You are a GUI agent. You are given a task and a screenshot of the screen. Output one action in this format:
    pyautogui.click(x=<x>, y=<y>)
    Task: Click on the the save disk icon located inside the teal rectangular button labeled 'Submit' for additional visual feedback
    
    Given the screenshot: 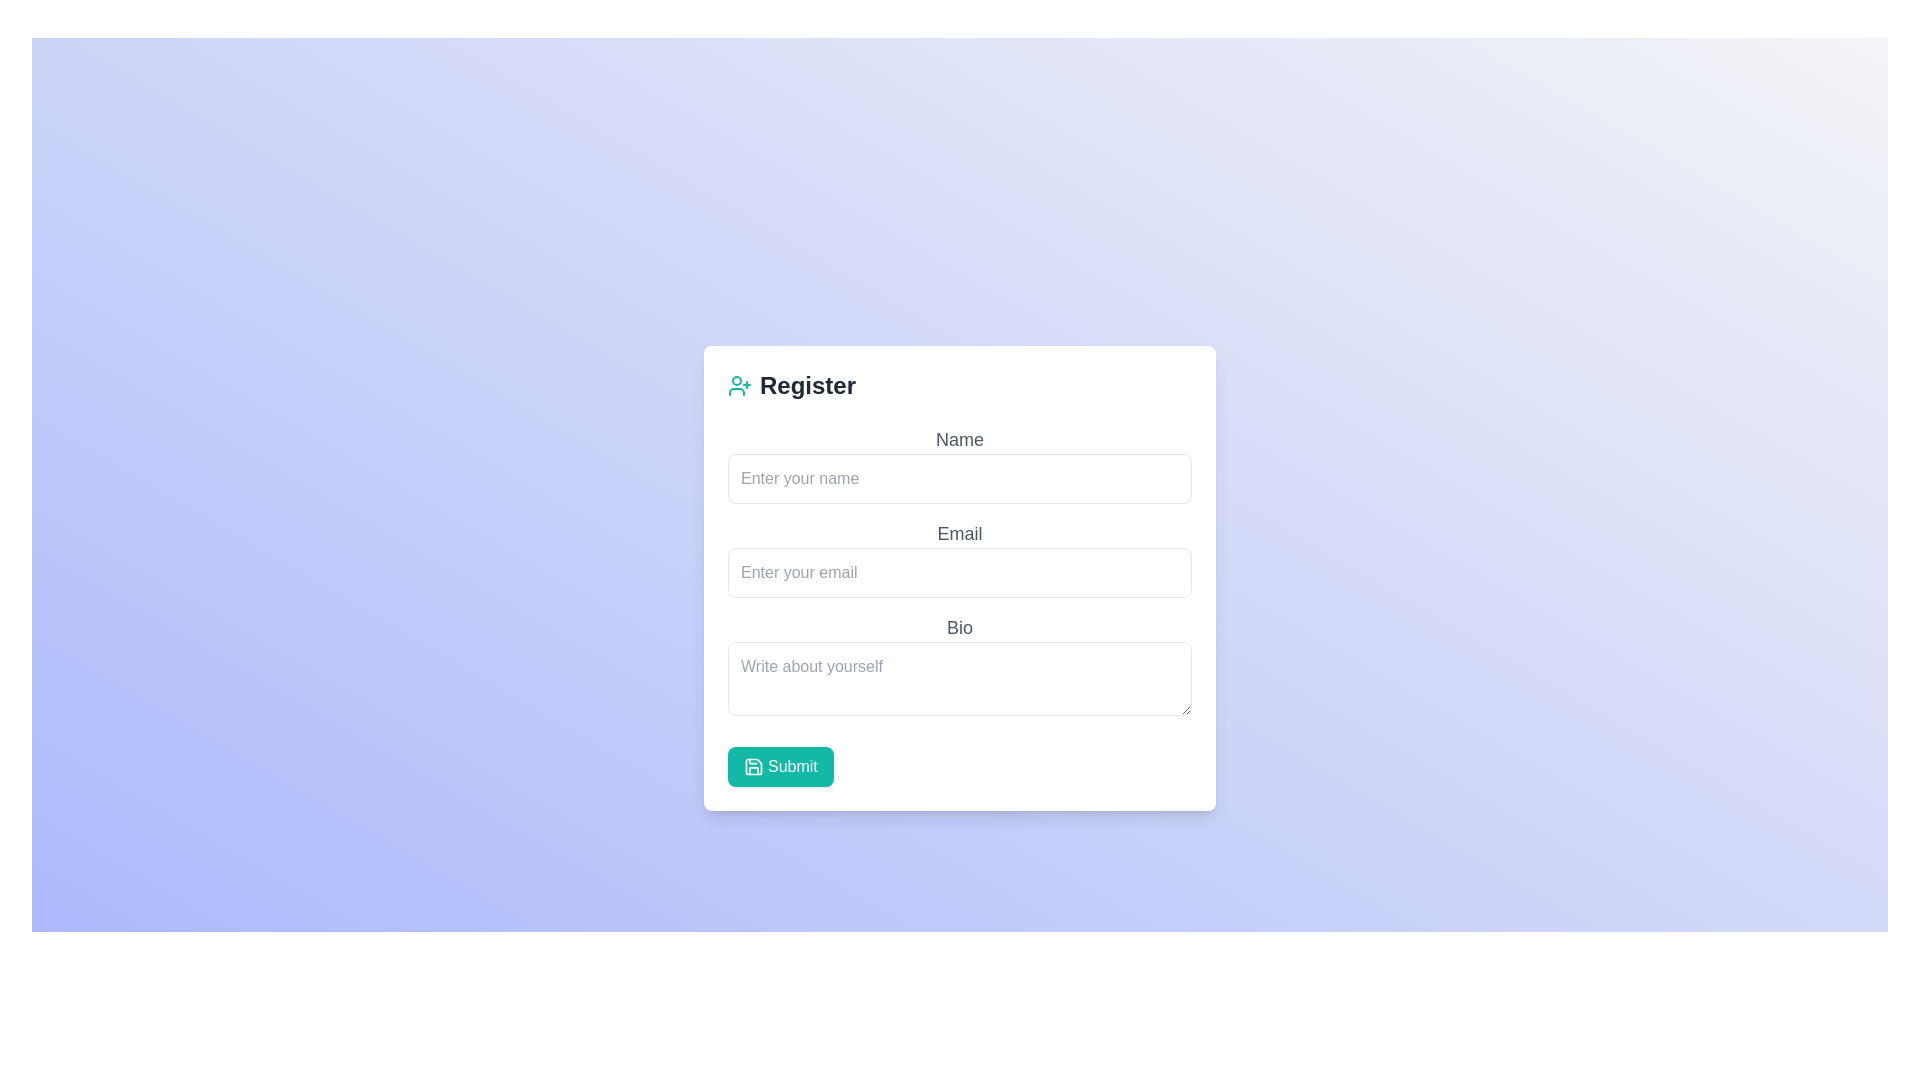 What is the action you would take?
    pyautogui.click(x=752, y=765)
    